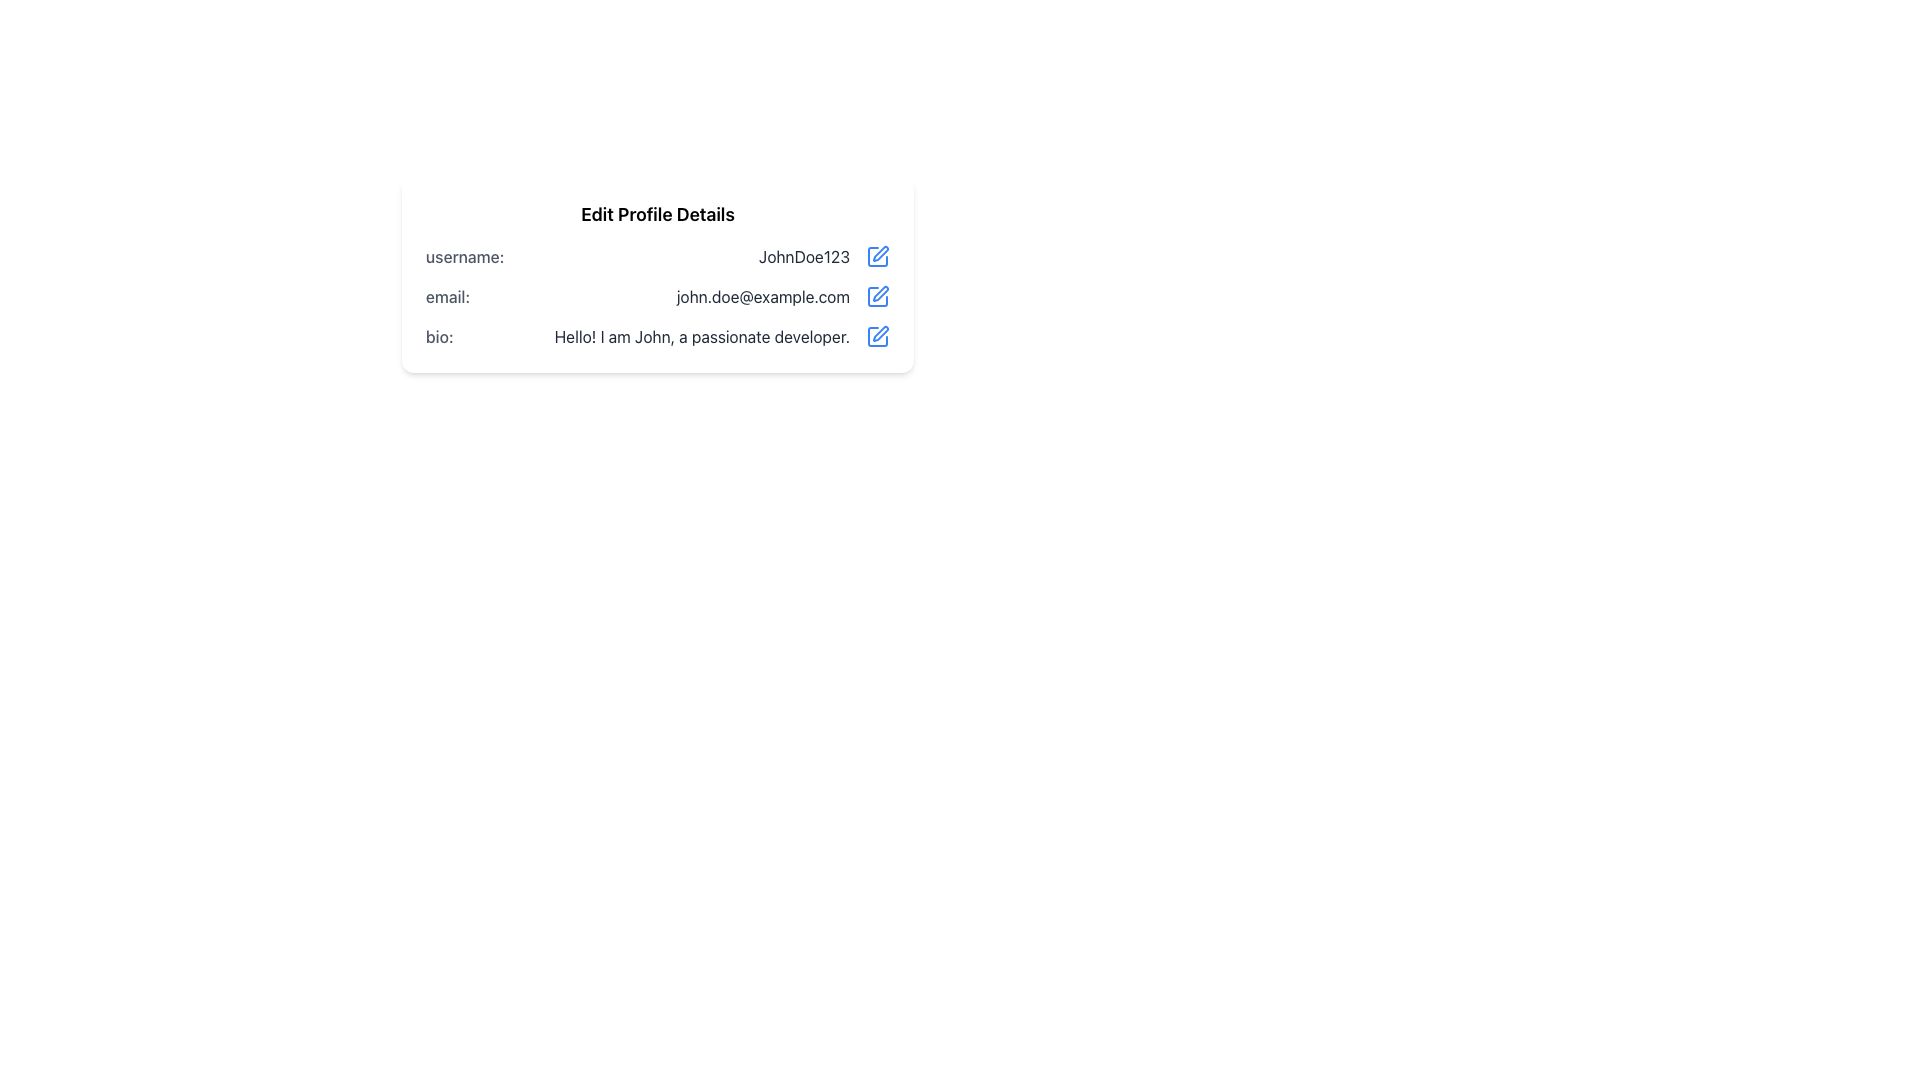 The width and height of the screenshot is (1920, 1080). Describe the element at coordinates (762, 297) in the screenshot. I see `the static text displaying the user's email address located in the 'email' row of the 'Edit Profile Details' section, adjacent to the label 'email:'` at that location.